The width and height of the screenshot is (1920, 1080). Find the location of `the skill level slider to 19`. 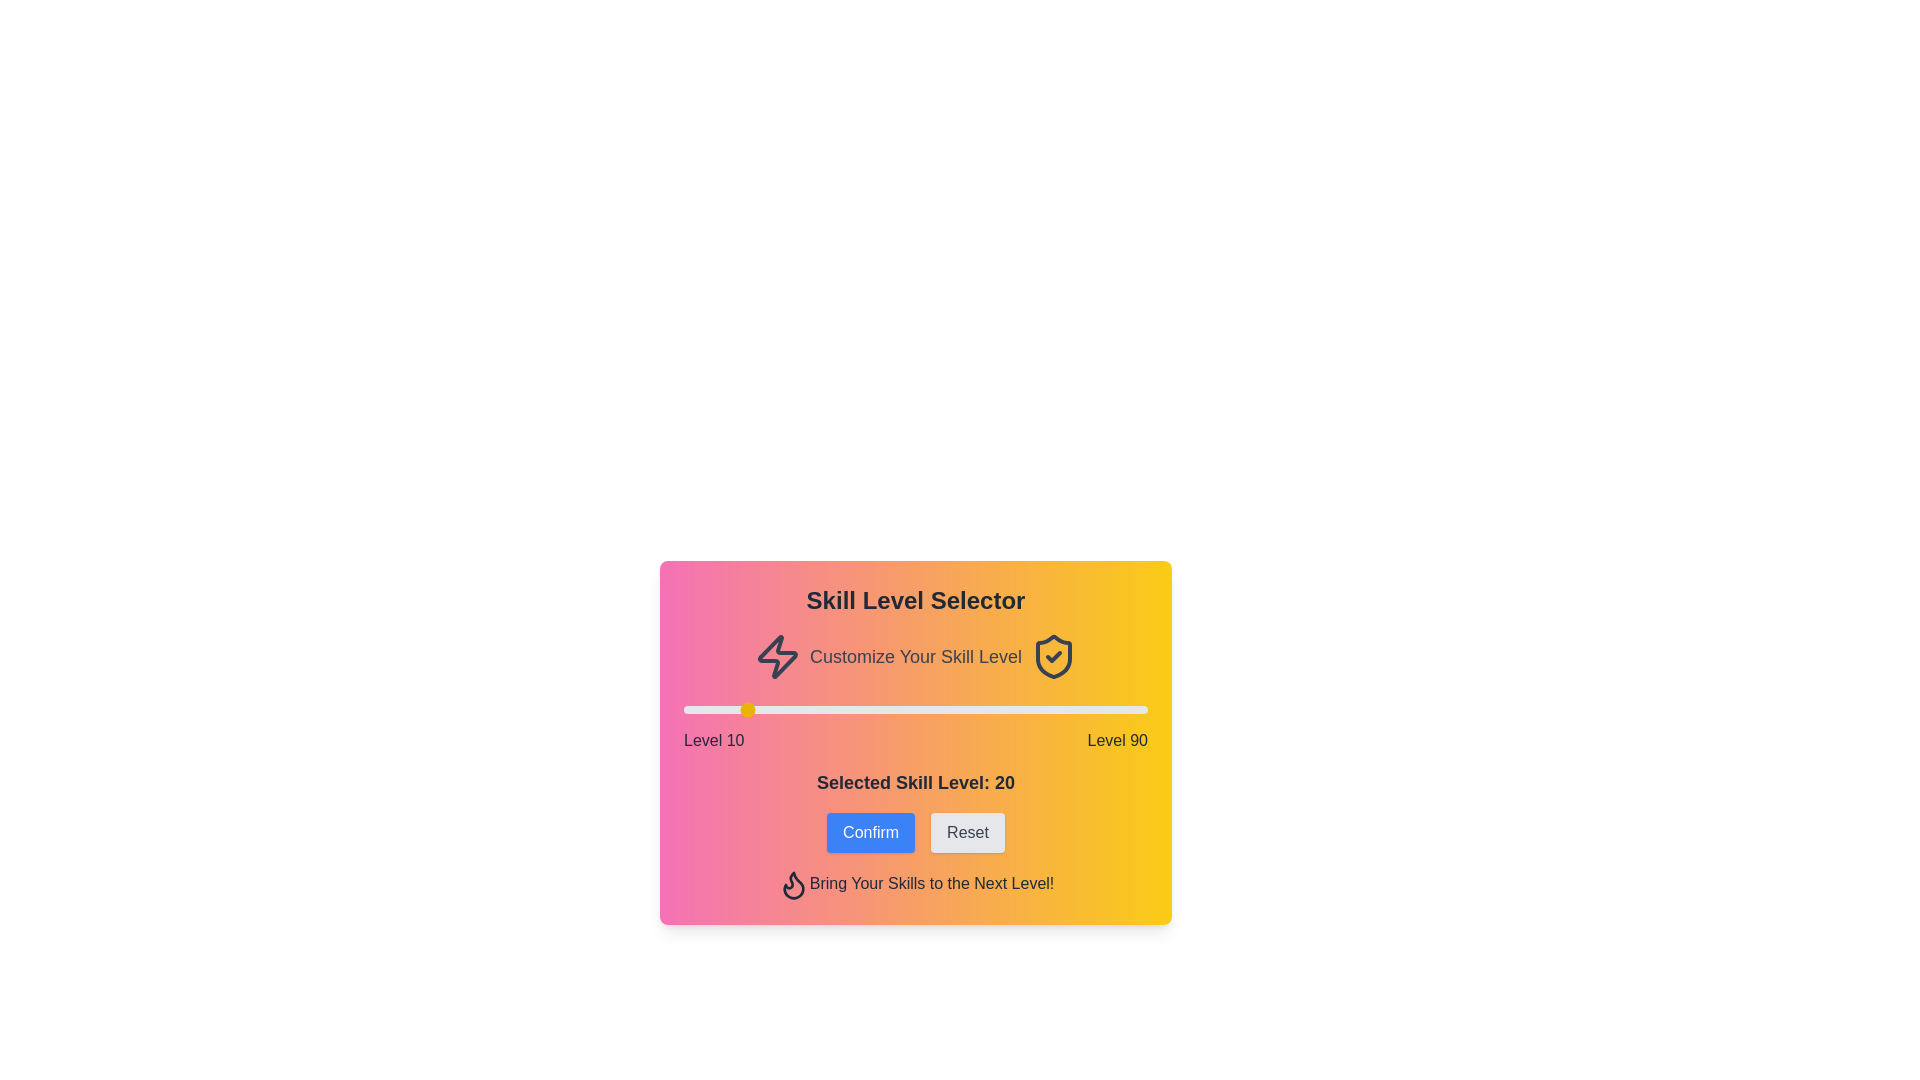

the skill level slider to 19 is located at coordinates (735, 708).